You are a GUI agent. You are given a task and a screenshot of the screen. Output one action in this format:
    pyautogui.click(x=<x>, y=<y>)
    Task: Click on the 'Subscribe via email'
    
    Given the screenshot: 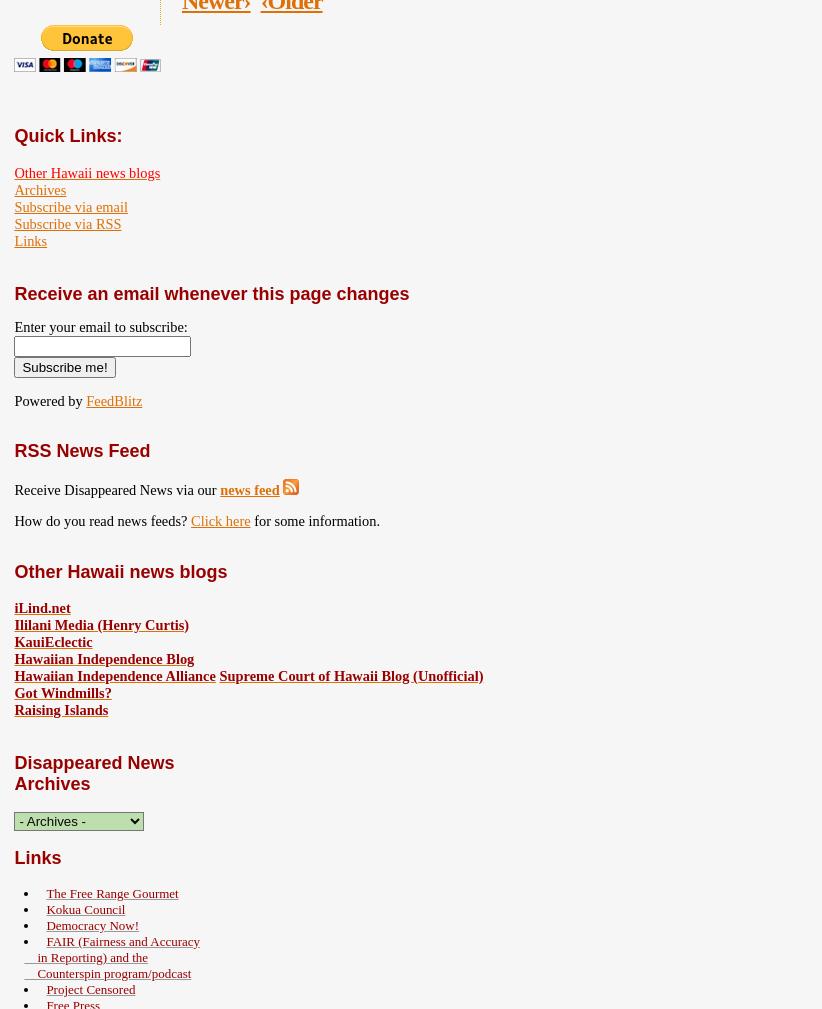 What is the action you would take?
    pyautogui.click(x=70, y=205)
    